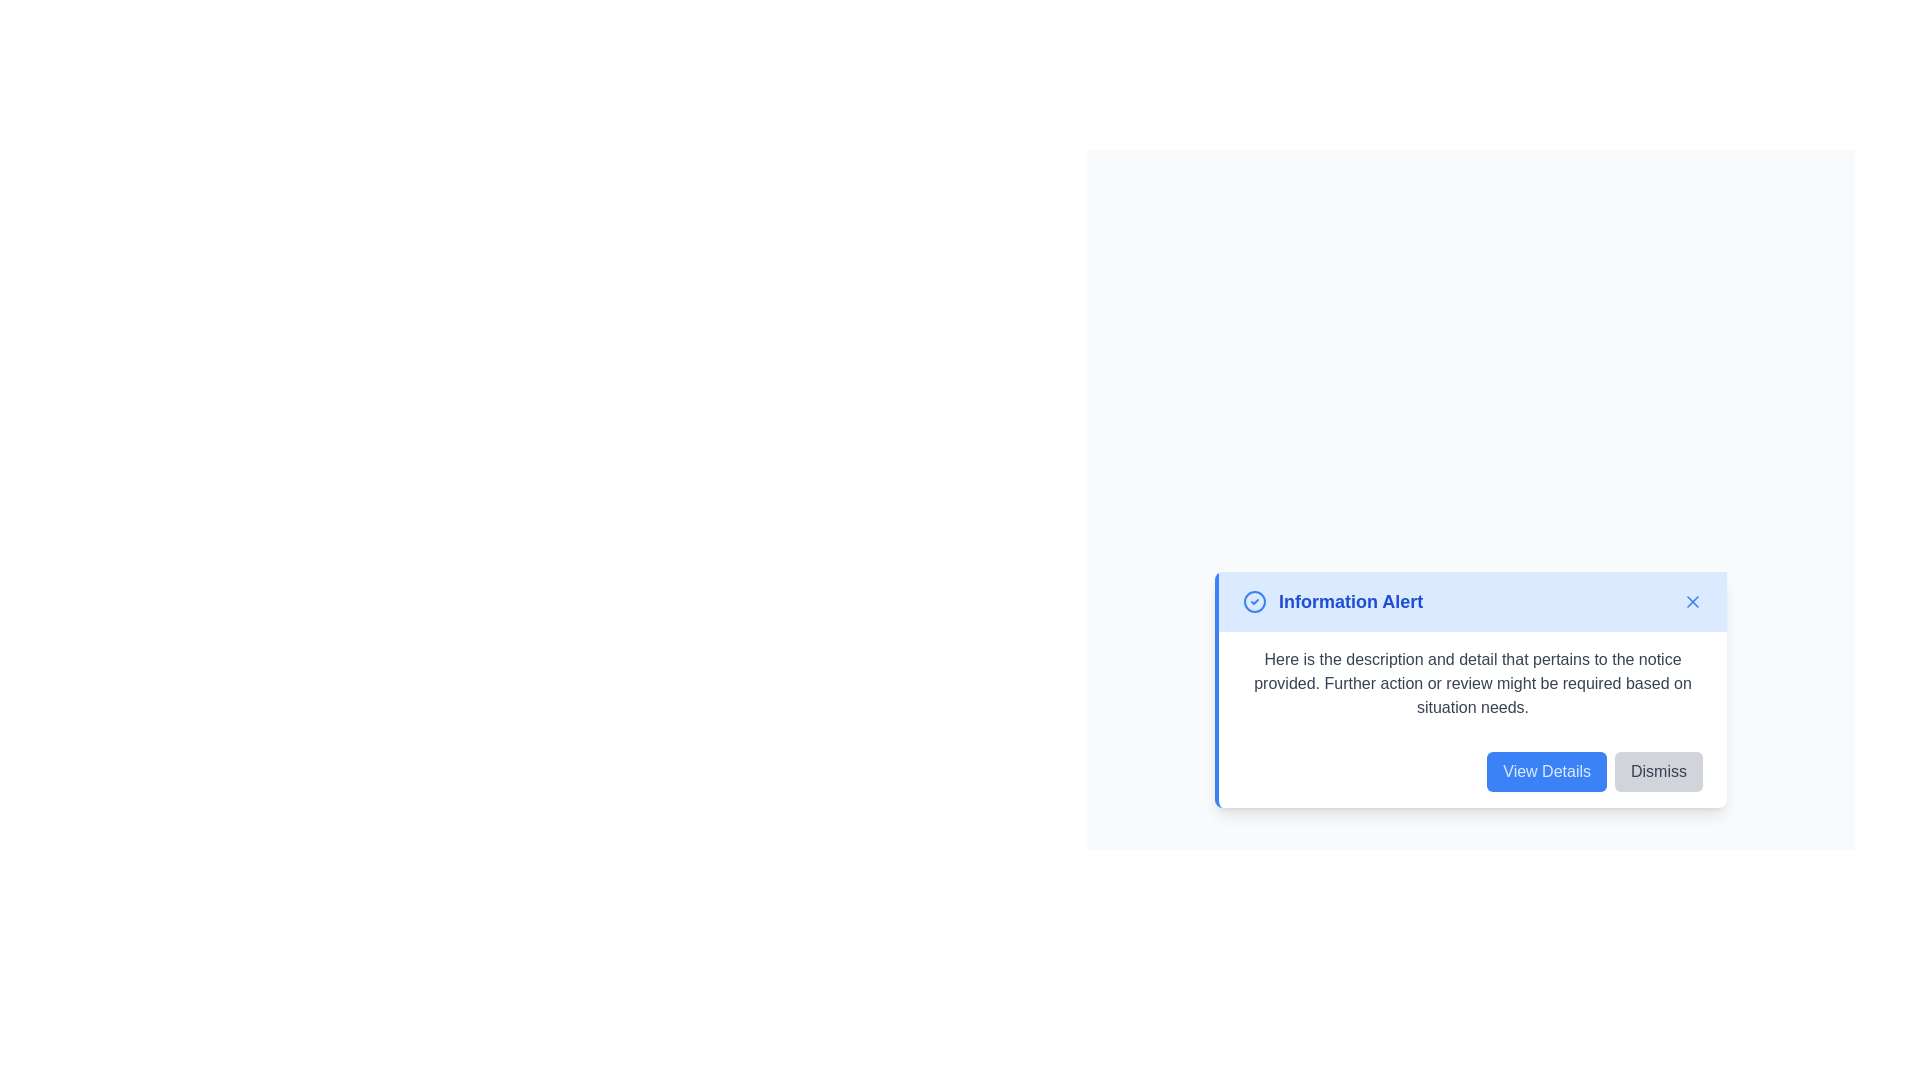 The image size is (1920, 1080). Describe the element at coordinates (1545, 770) in the screenshot. I see `the button located on the right side of the dialog box` at that location.